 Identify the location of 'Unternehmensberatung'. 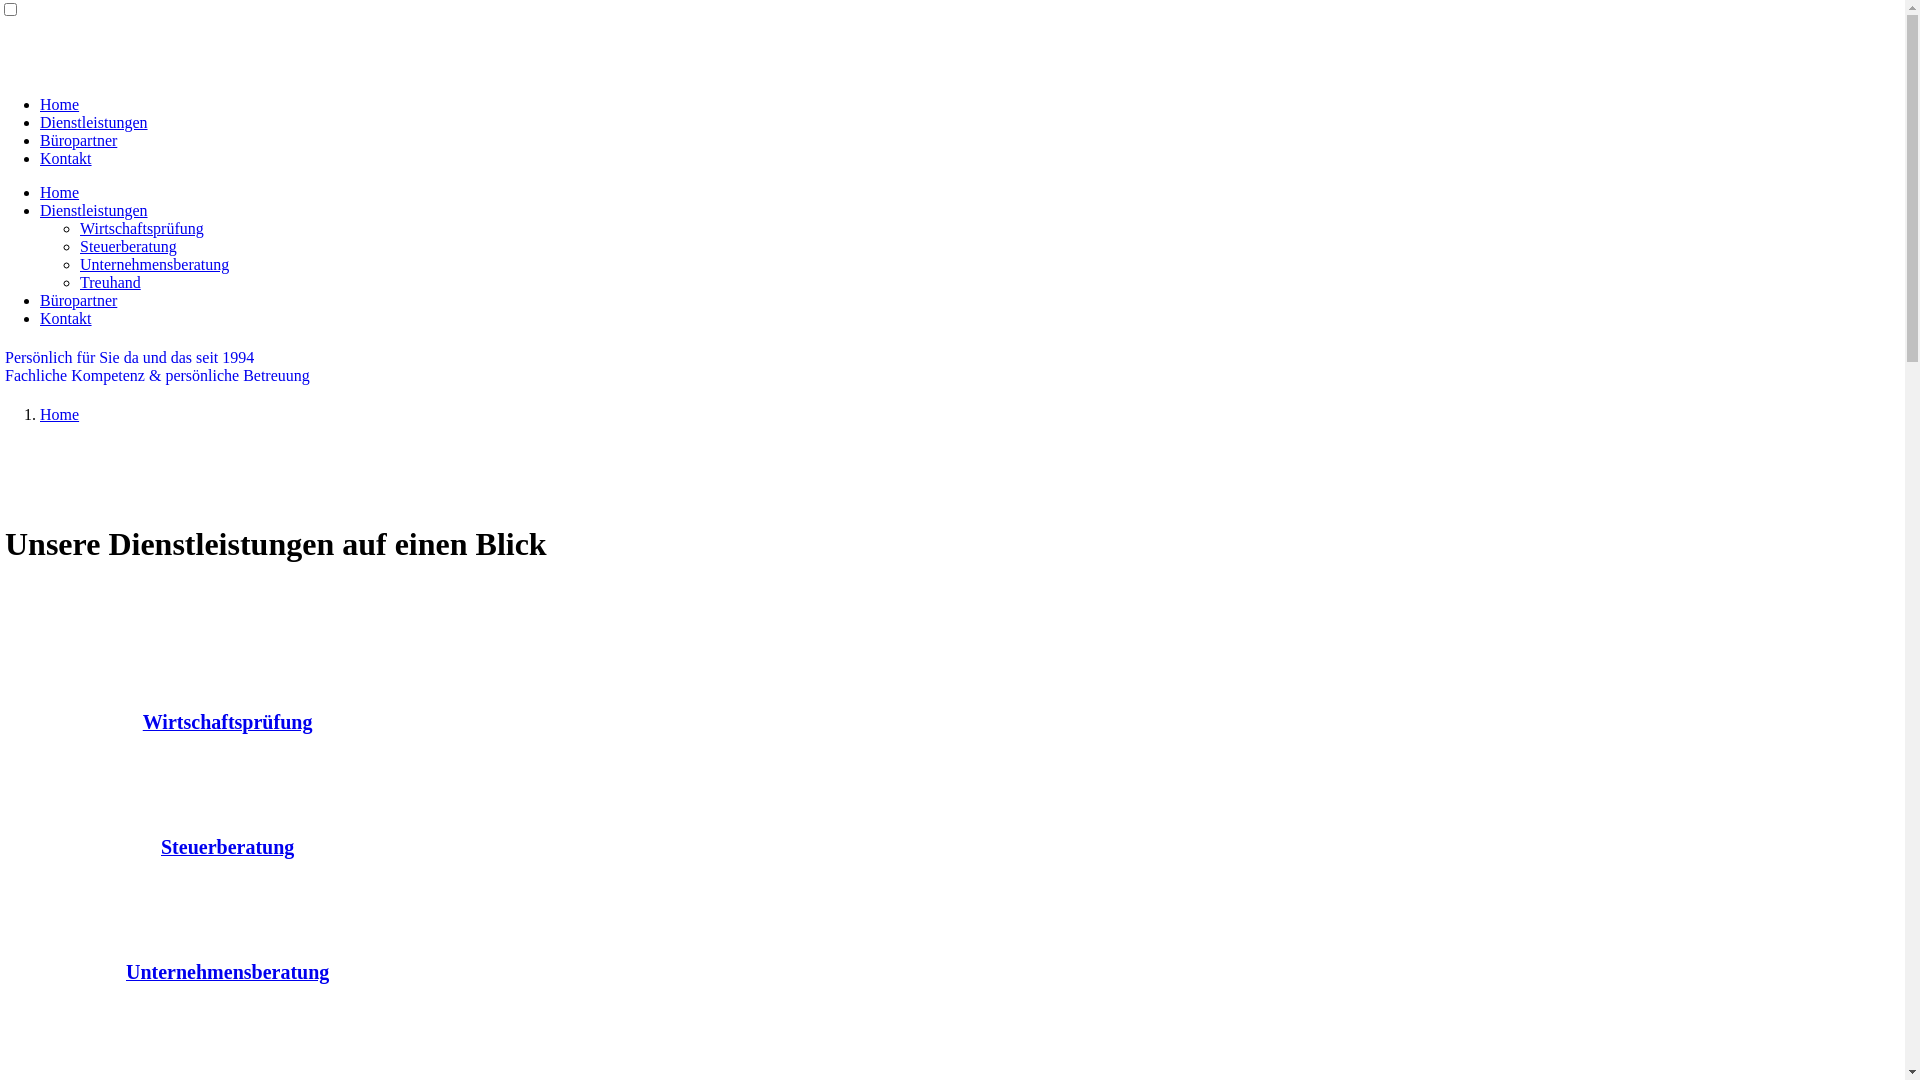
(153, 263).